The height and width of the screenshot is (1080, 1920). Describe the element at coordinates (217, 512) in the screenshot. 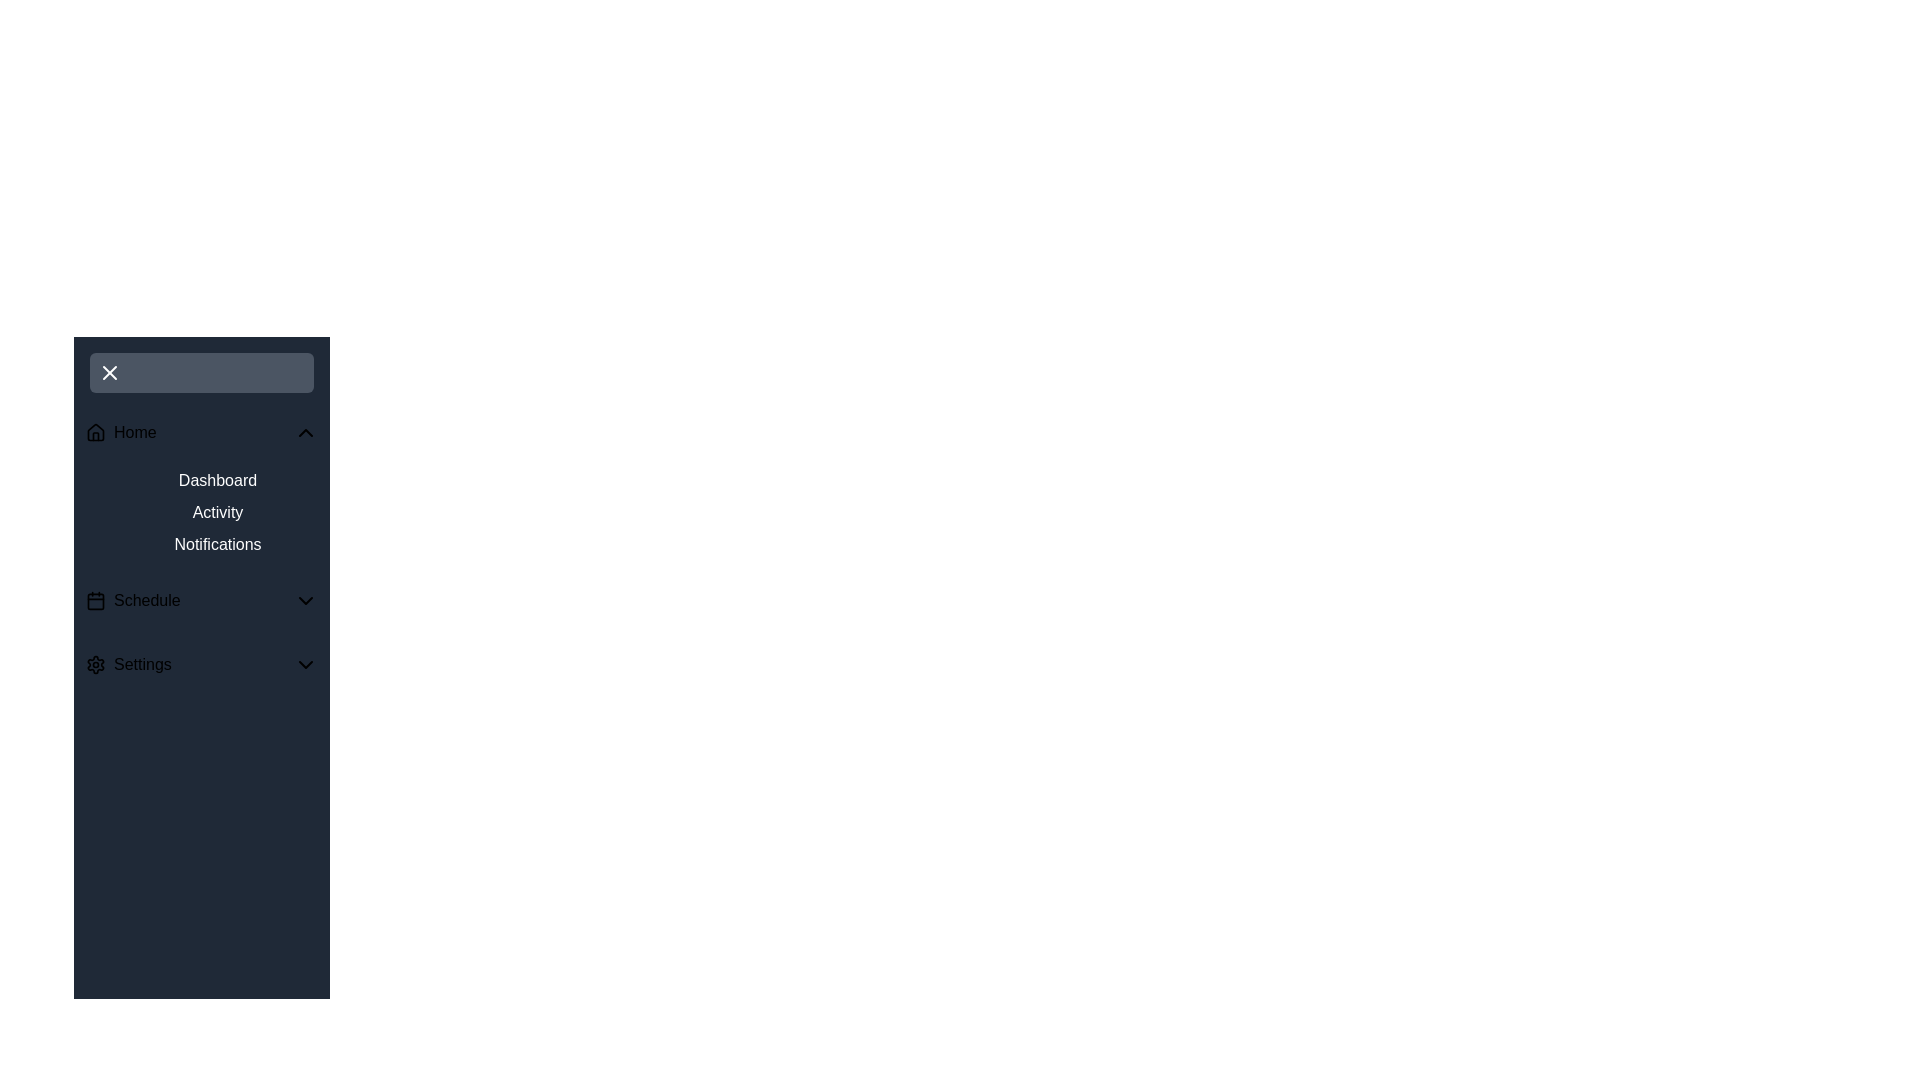

I see `the text label 'Activity' which is the second item in the vertical navigation list` at that location.